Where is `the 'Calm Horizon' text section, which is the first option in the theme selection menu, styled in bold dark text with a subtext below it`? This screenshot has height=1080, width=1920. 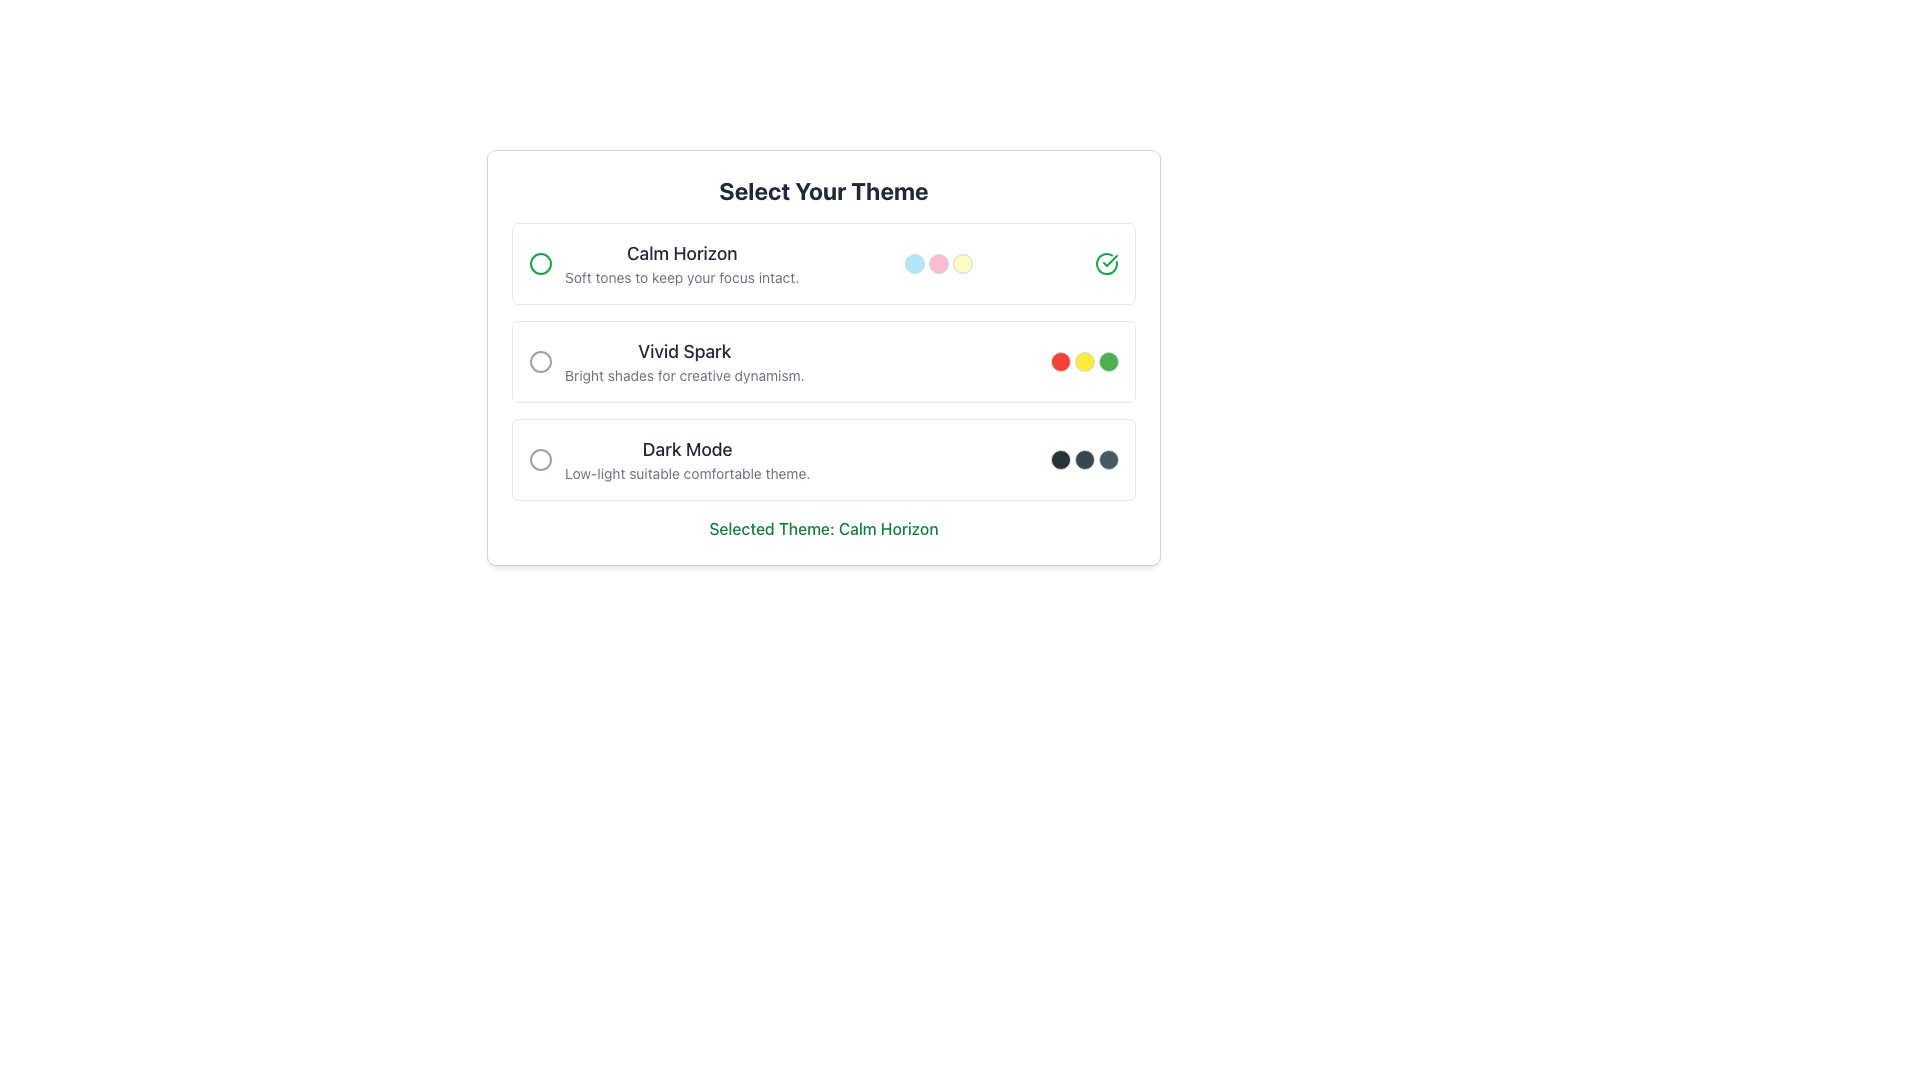 the 'Calm Horizon' text section, which is the first option in the theme selection menu, styled in bold dark text with a subtext below it is located at coordinates (682, 262).